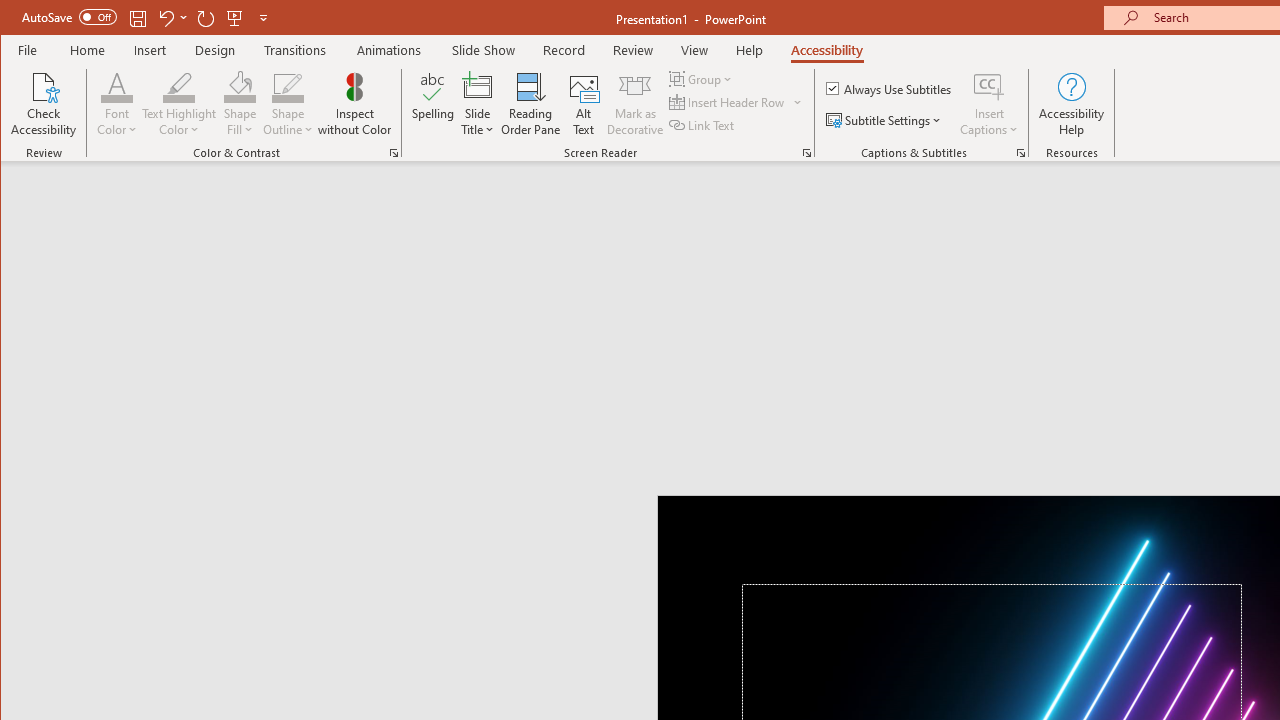  I want to click on 'Captions & Subtitles', so click(1020, 152).